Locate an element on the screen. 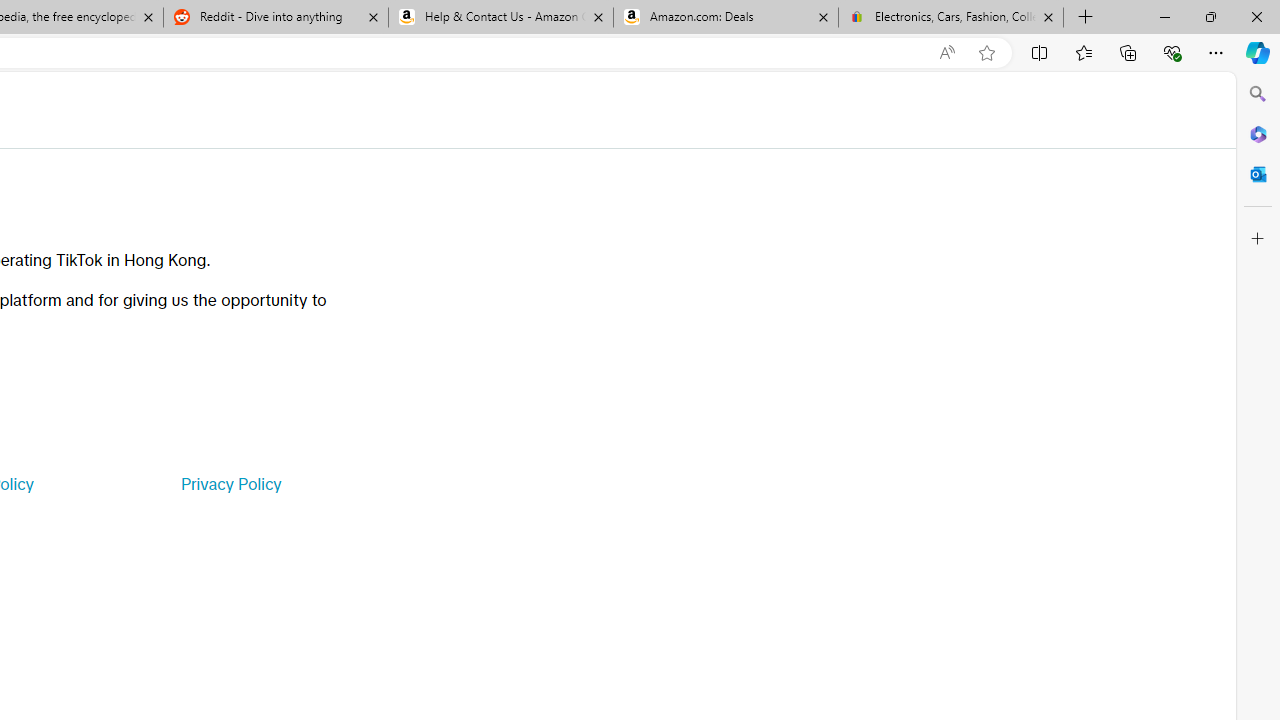 The image size is (1280, 720). 'Close tab' is located at coordinates (1047, 17).